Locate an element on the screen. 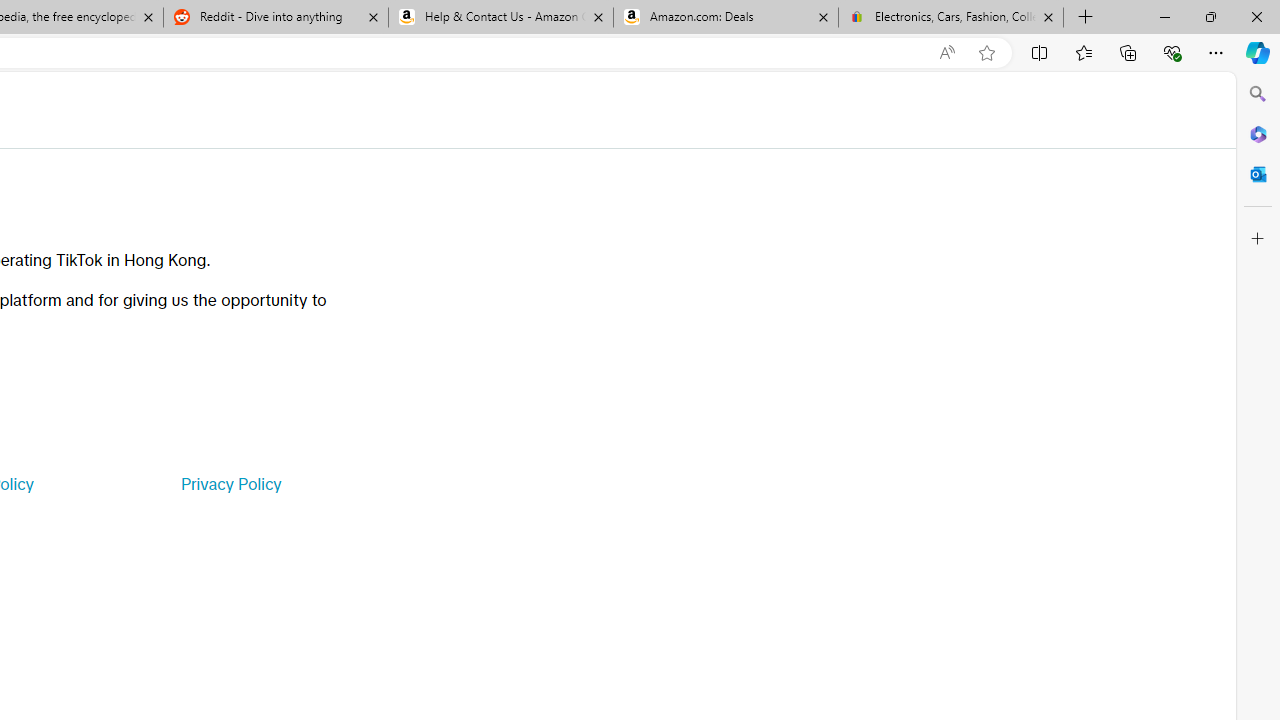 The image size is (1280, 720). 'Close tab' is located at coordinates (1047, 17).